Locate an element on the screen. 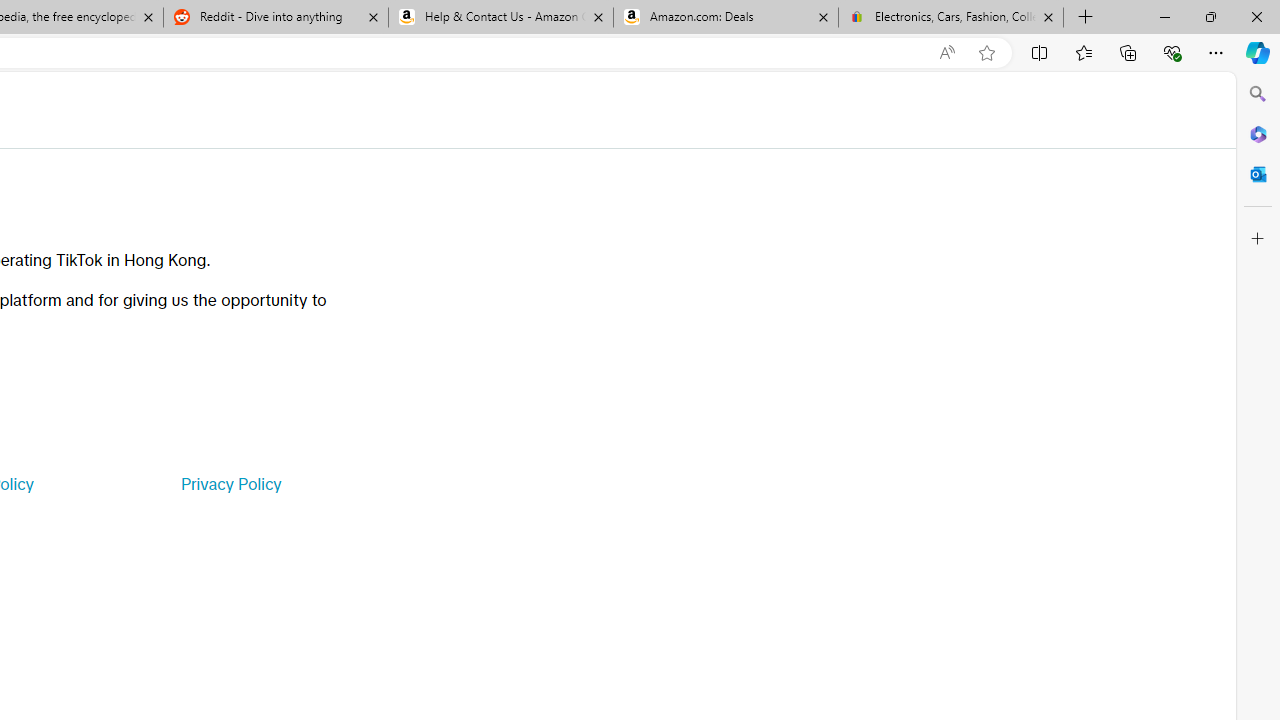 The image size is (1280, 720). 'Close tab' is located at coordinates (1047, 17).